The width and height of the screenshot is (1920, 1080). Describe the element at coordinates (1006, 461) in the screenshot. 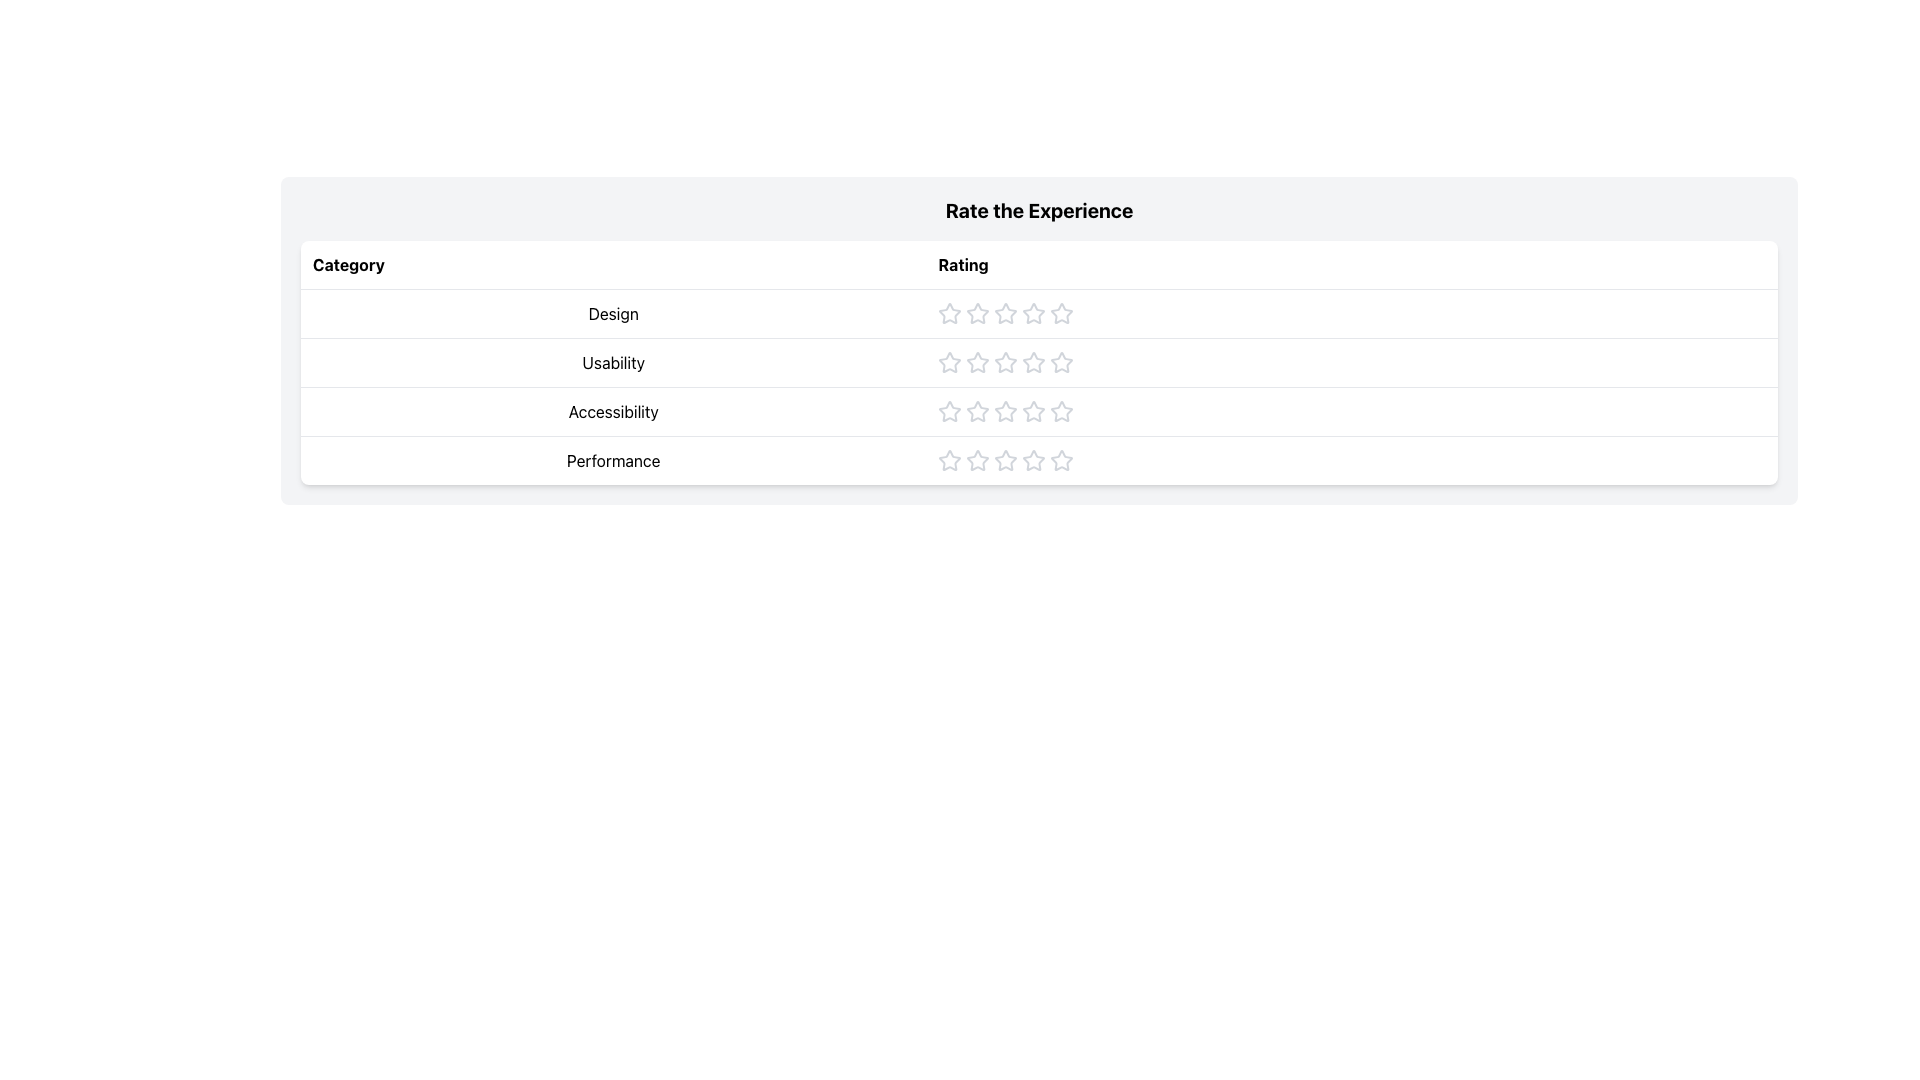

I see `the fourth star in the horizontal sequence of five stars in the 'Performance' row of the rating table to provide visual feedback` at that location.